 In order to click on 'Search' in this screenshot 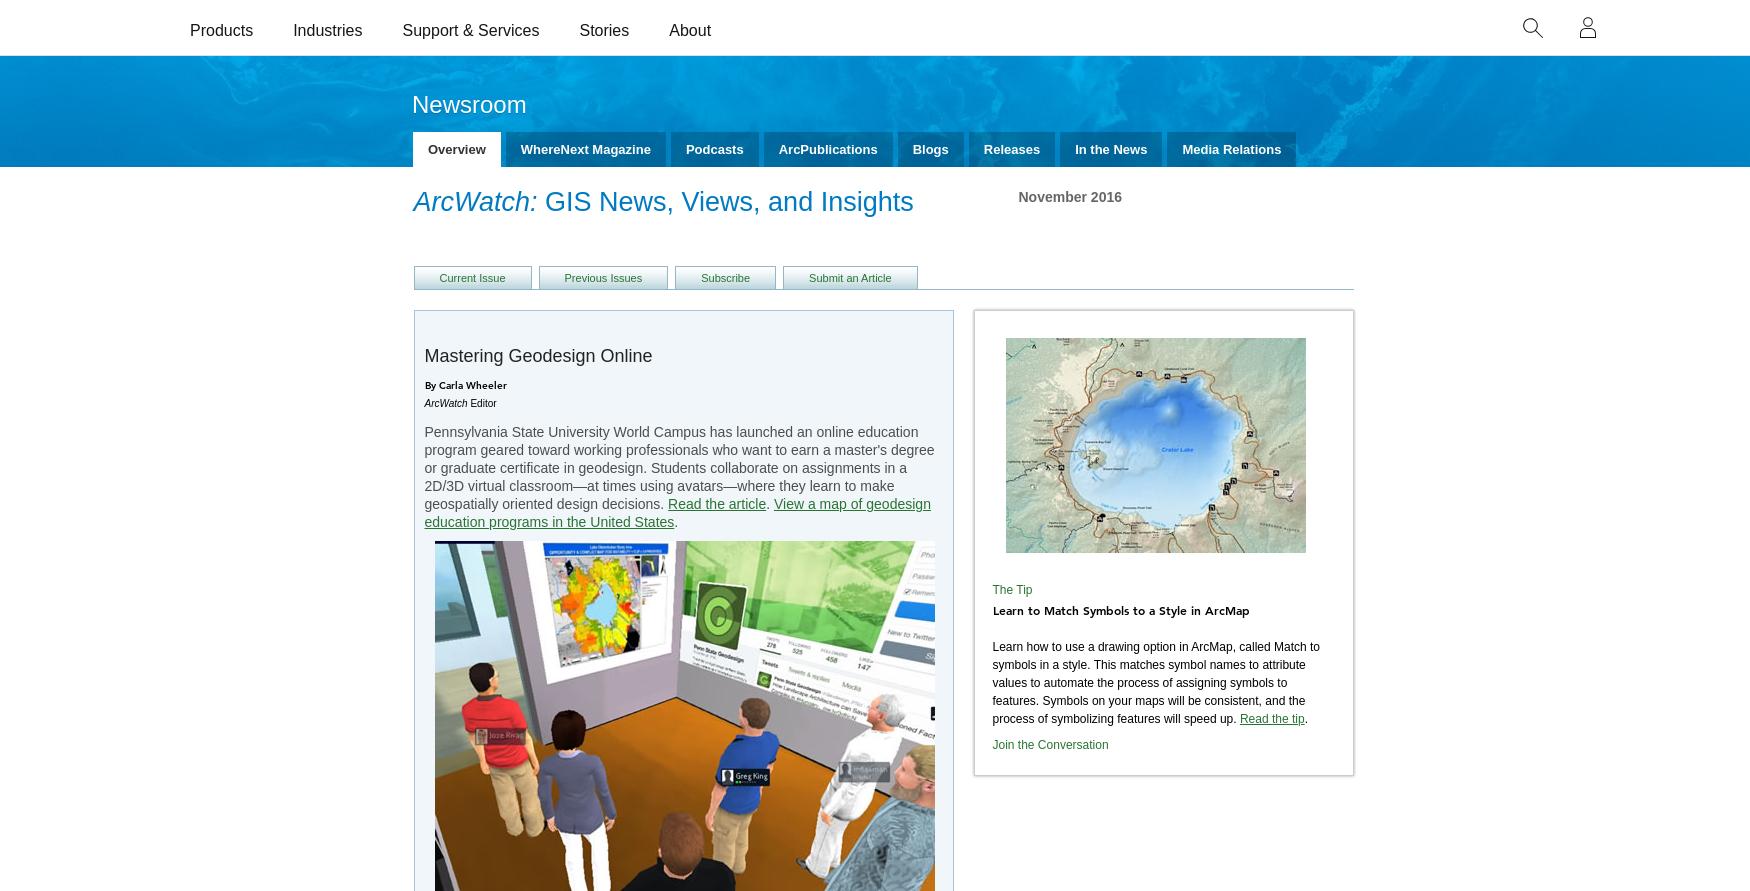, I will do `click(177, 573)`.